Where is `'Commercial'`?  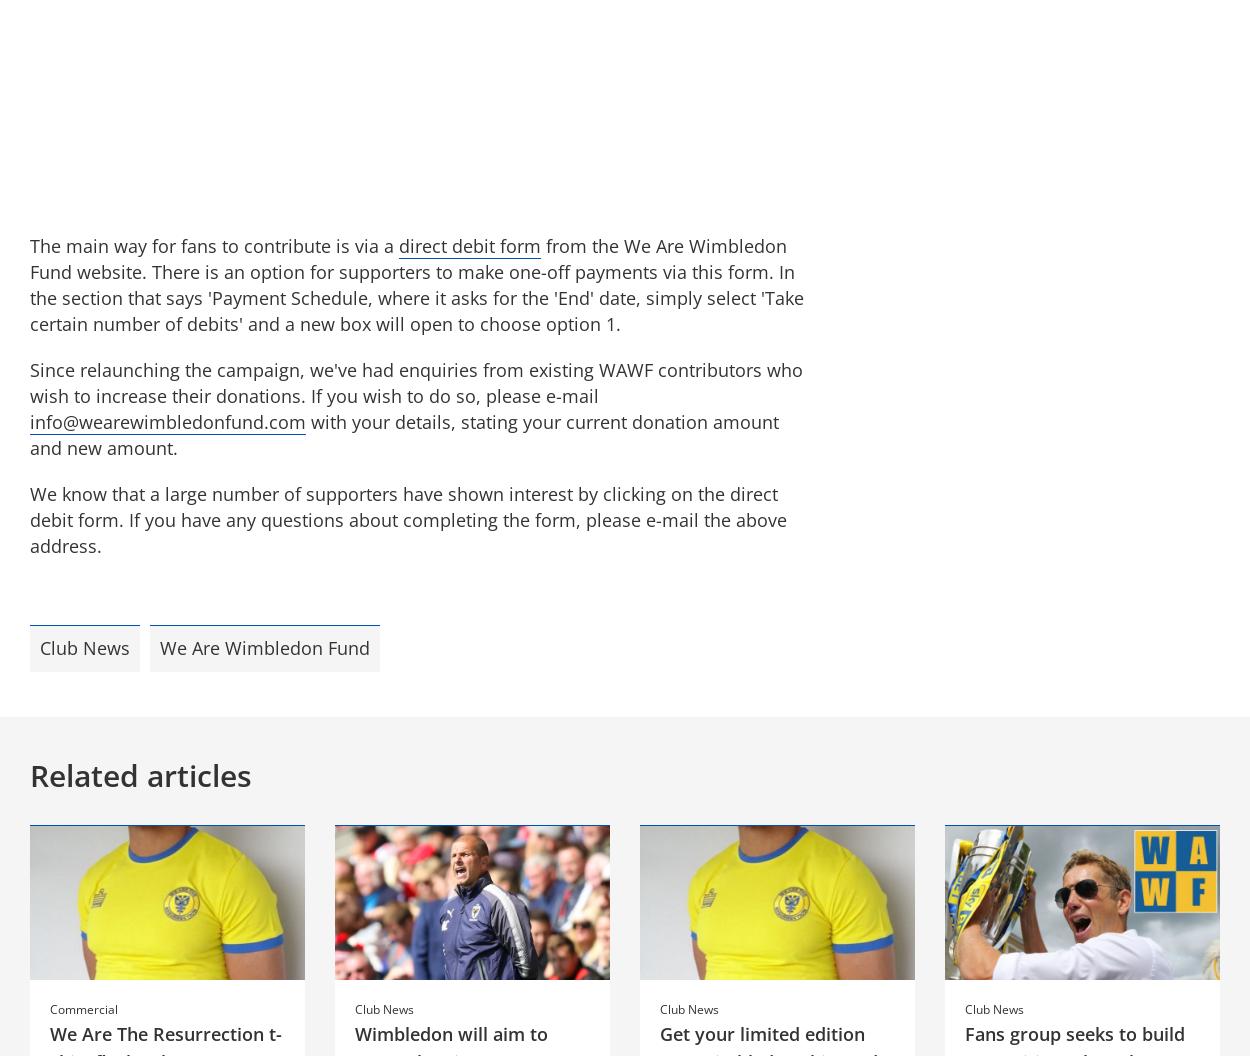
'Commercial' is located at coordinates (83, 1007).